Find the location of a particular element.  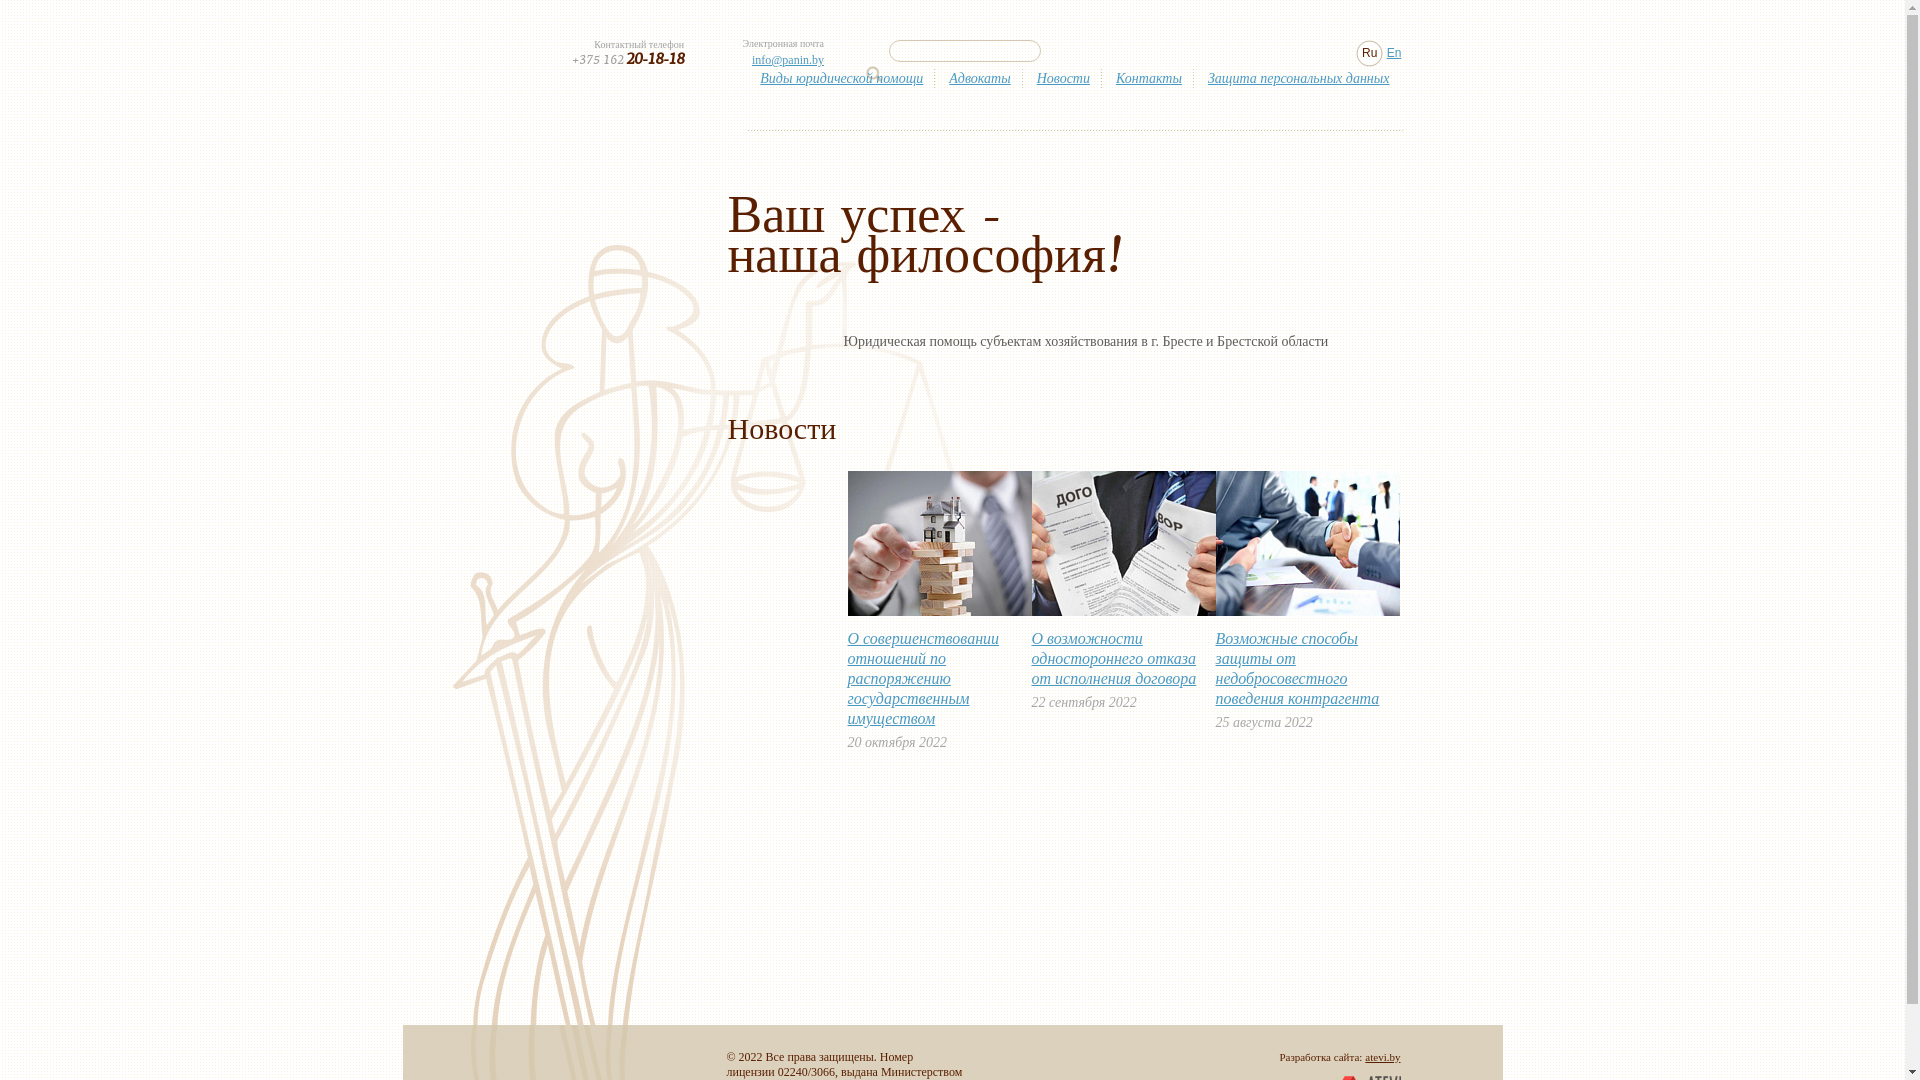

'Ru' is located at coordinates (1368, 52).